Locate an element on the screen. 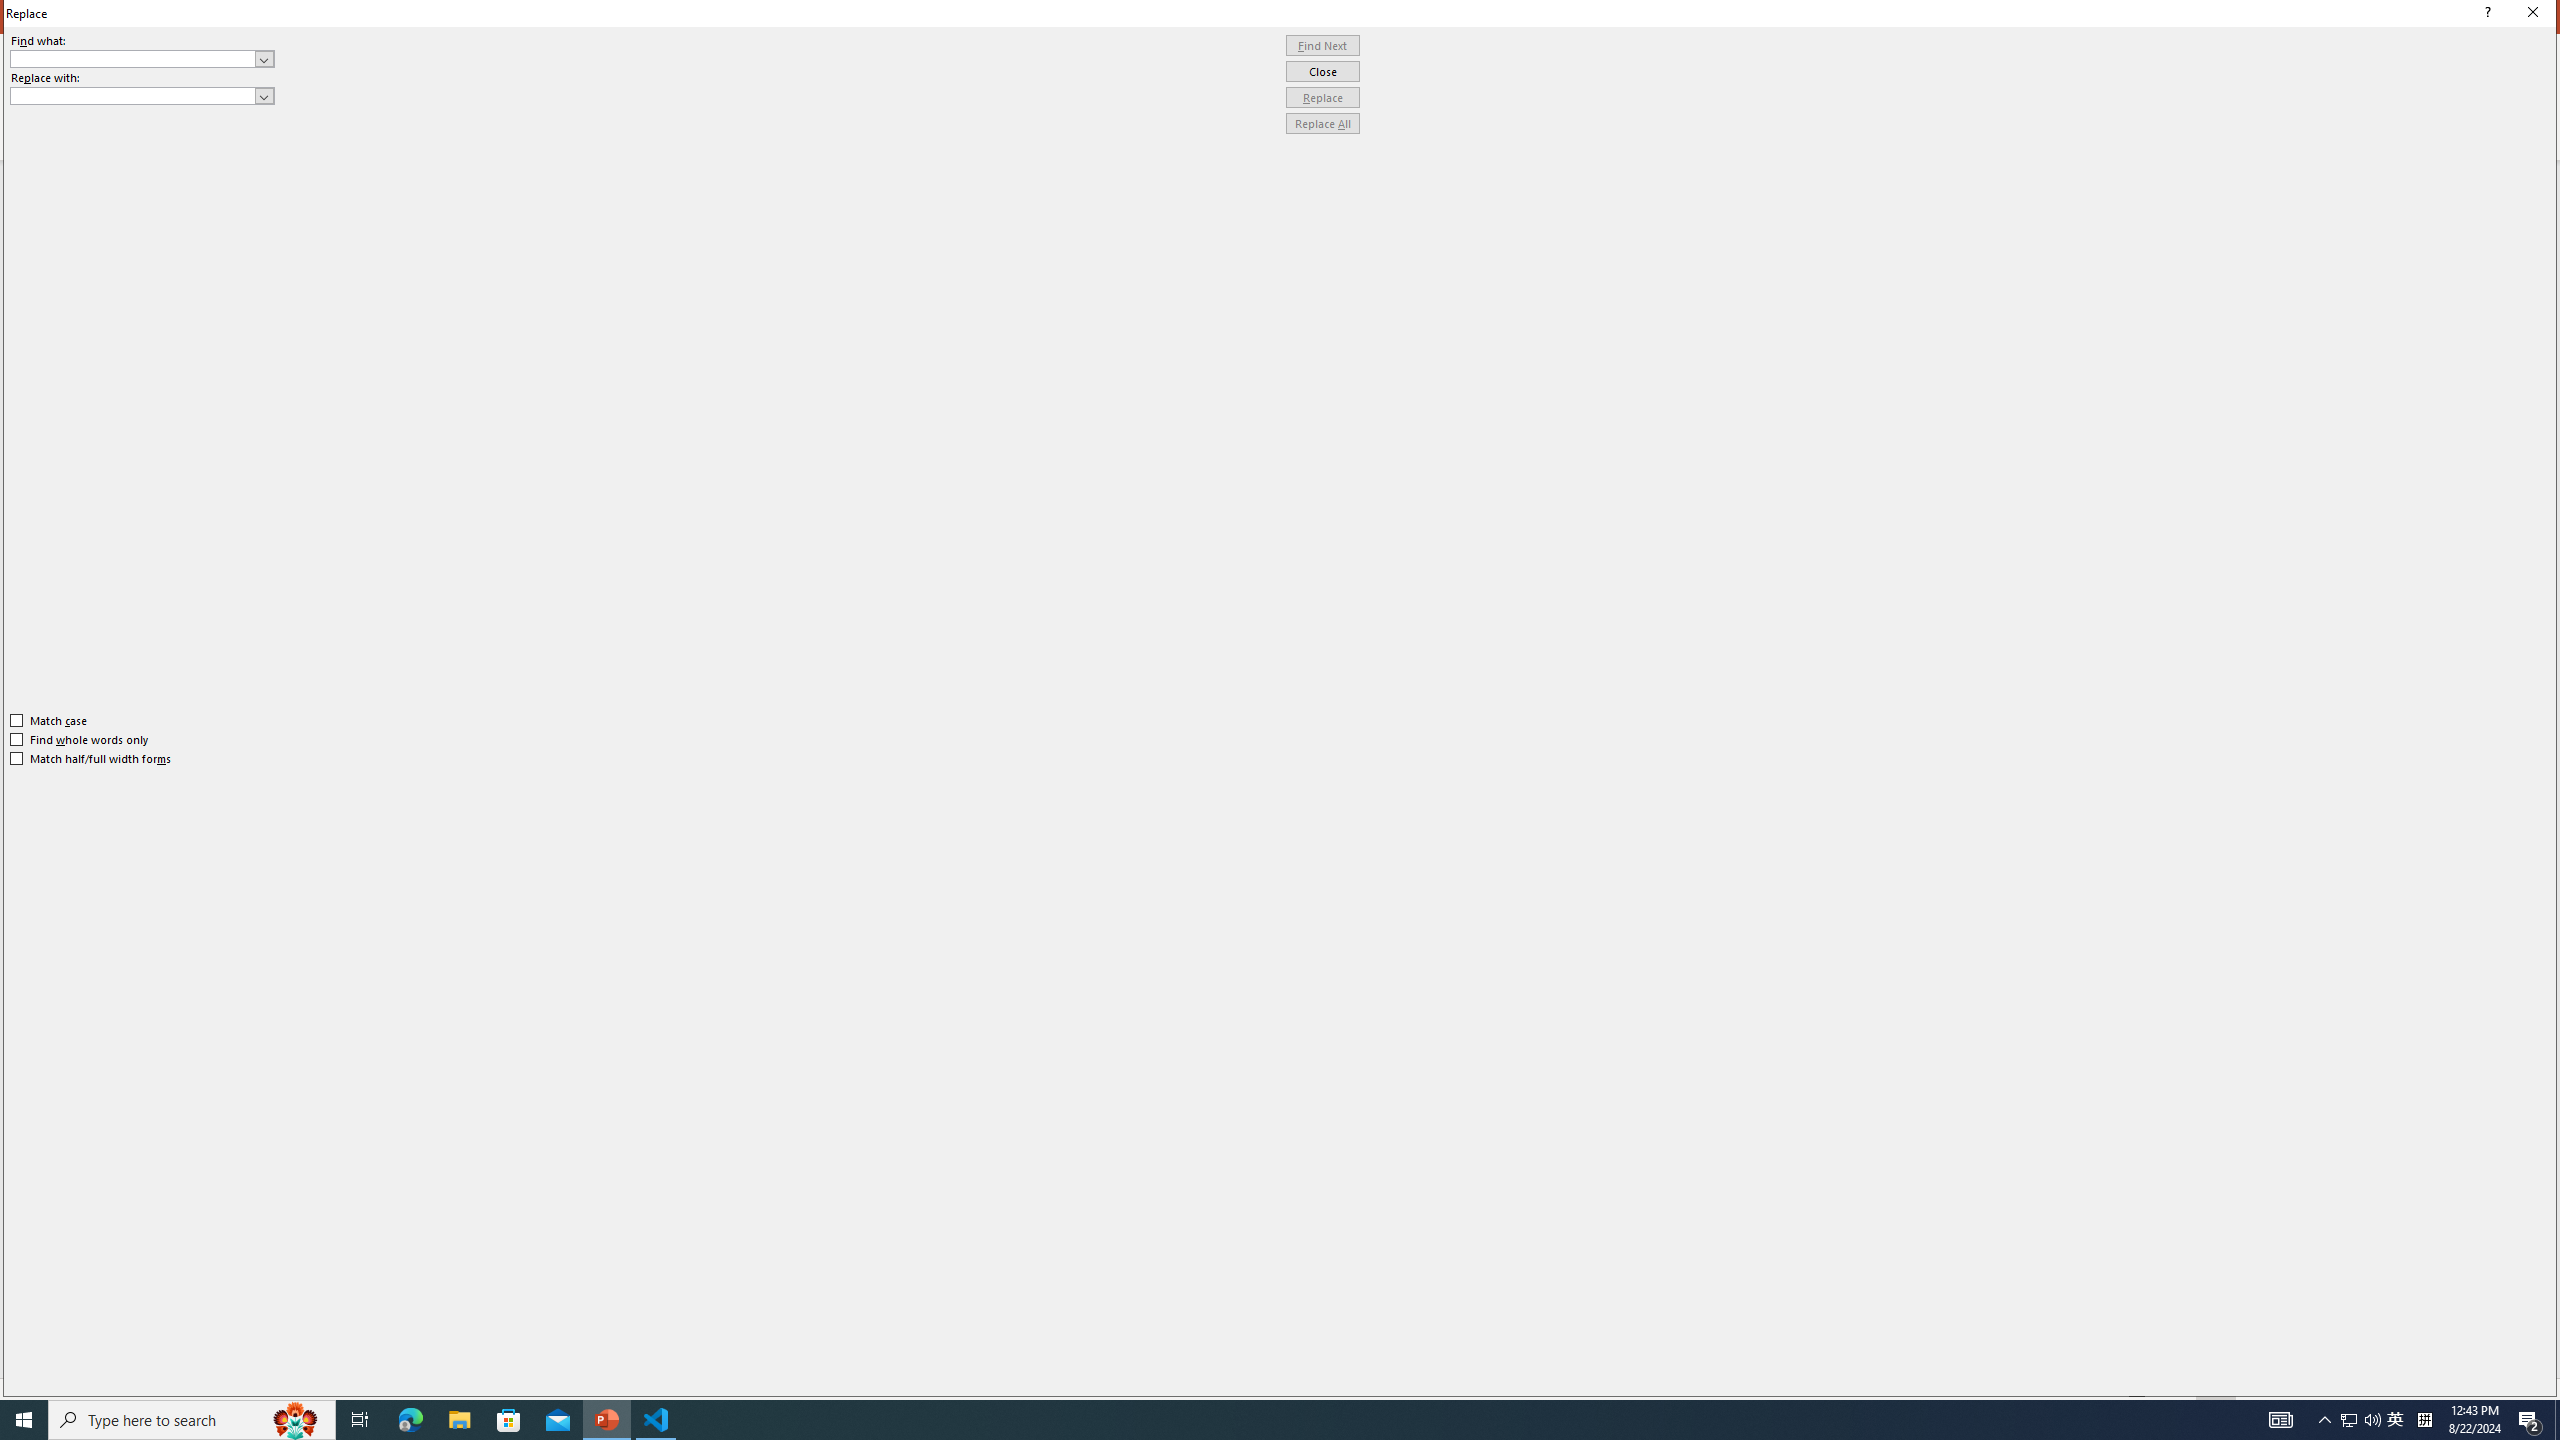  'Find Next' is located at coordinates (1322, 45).